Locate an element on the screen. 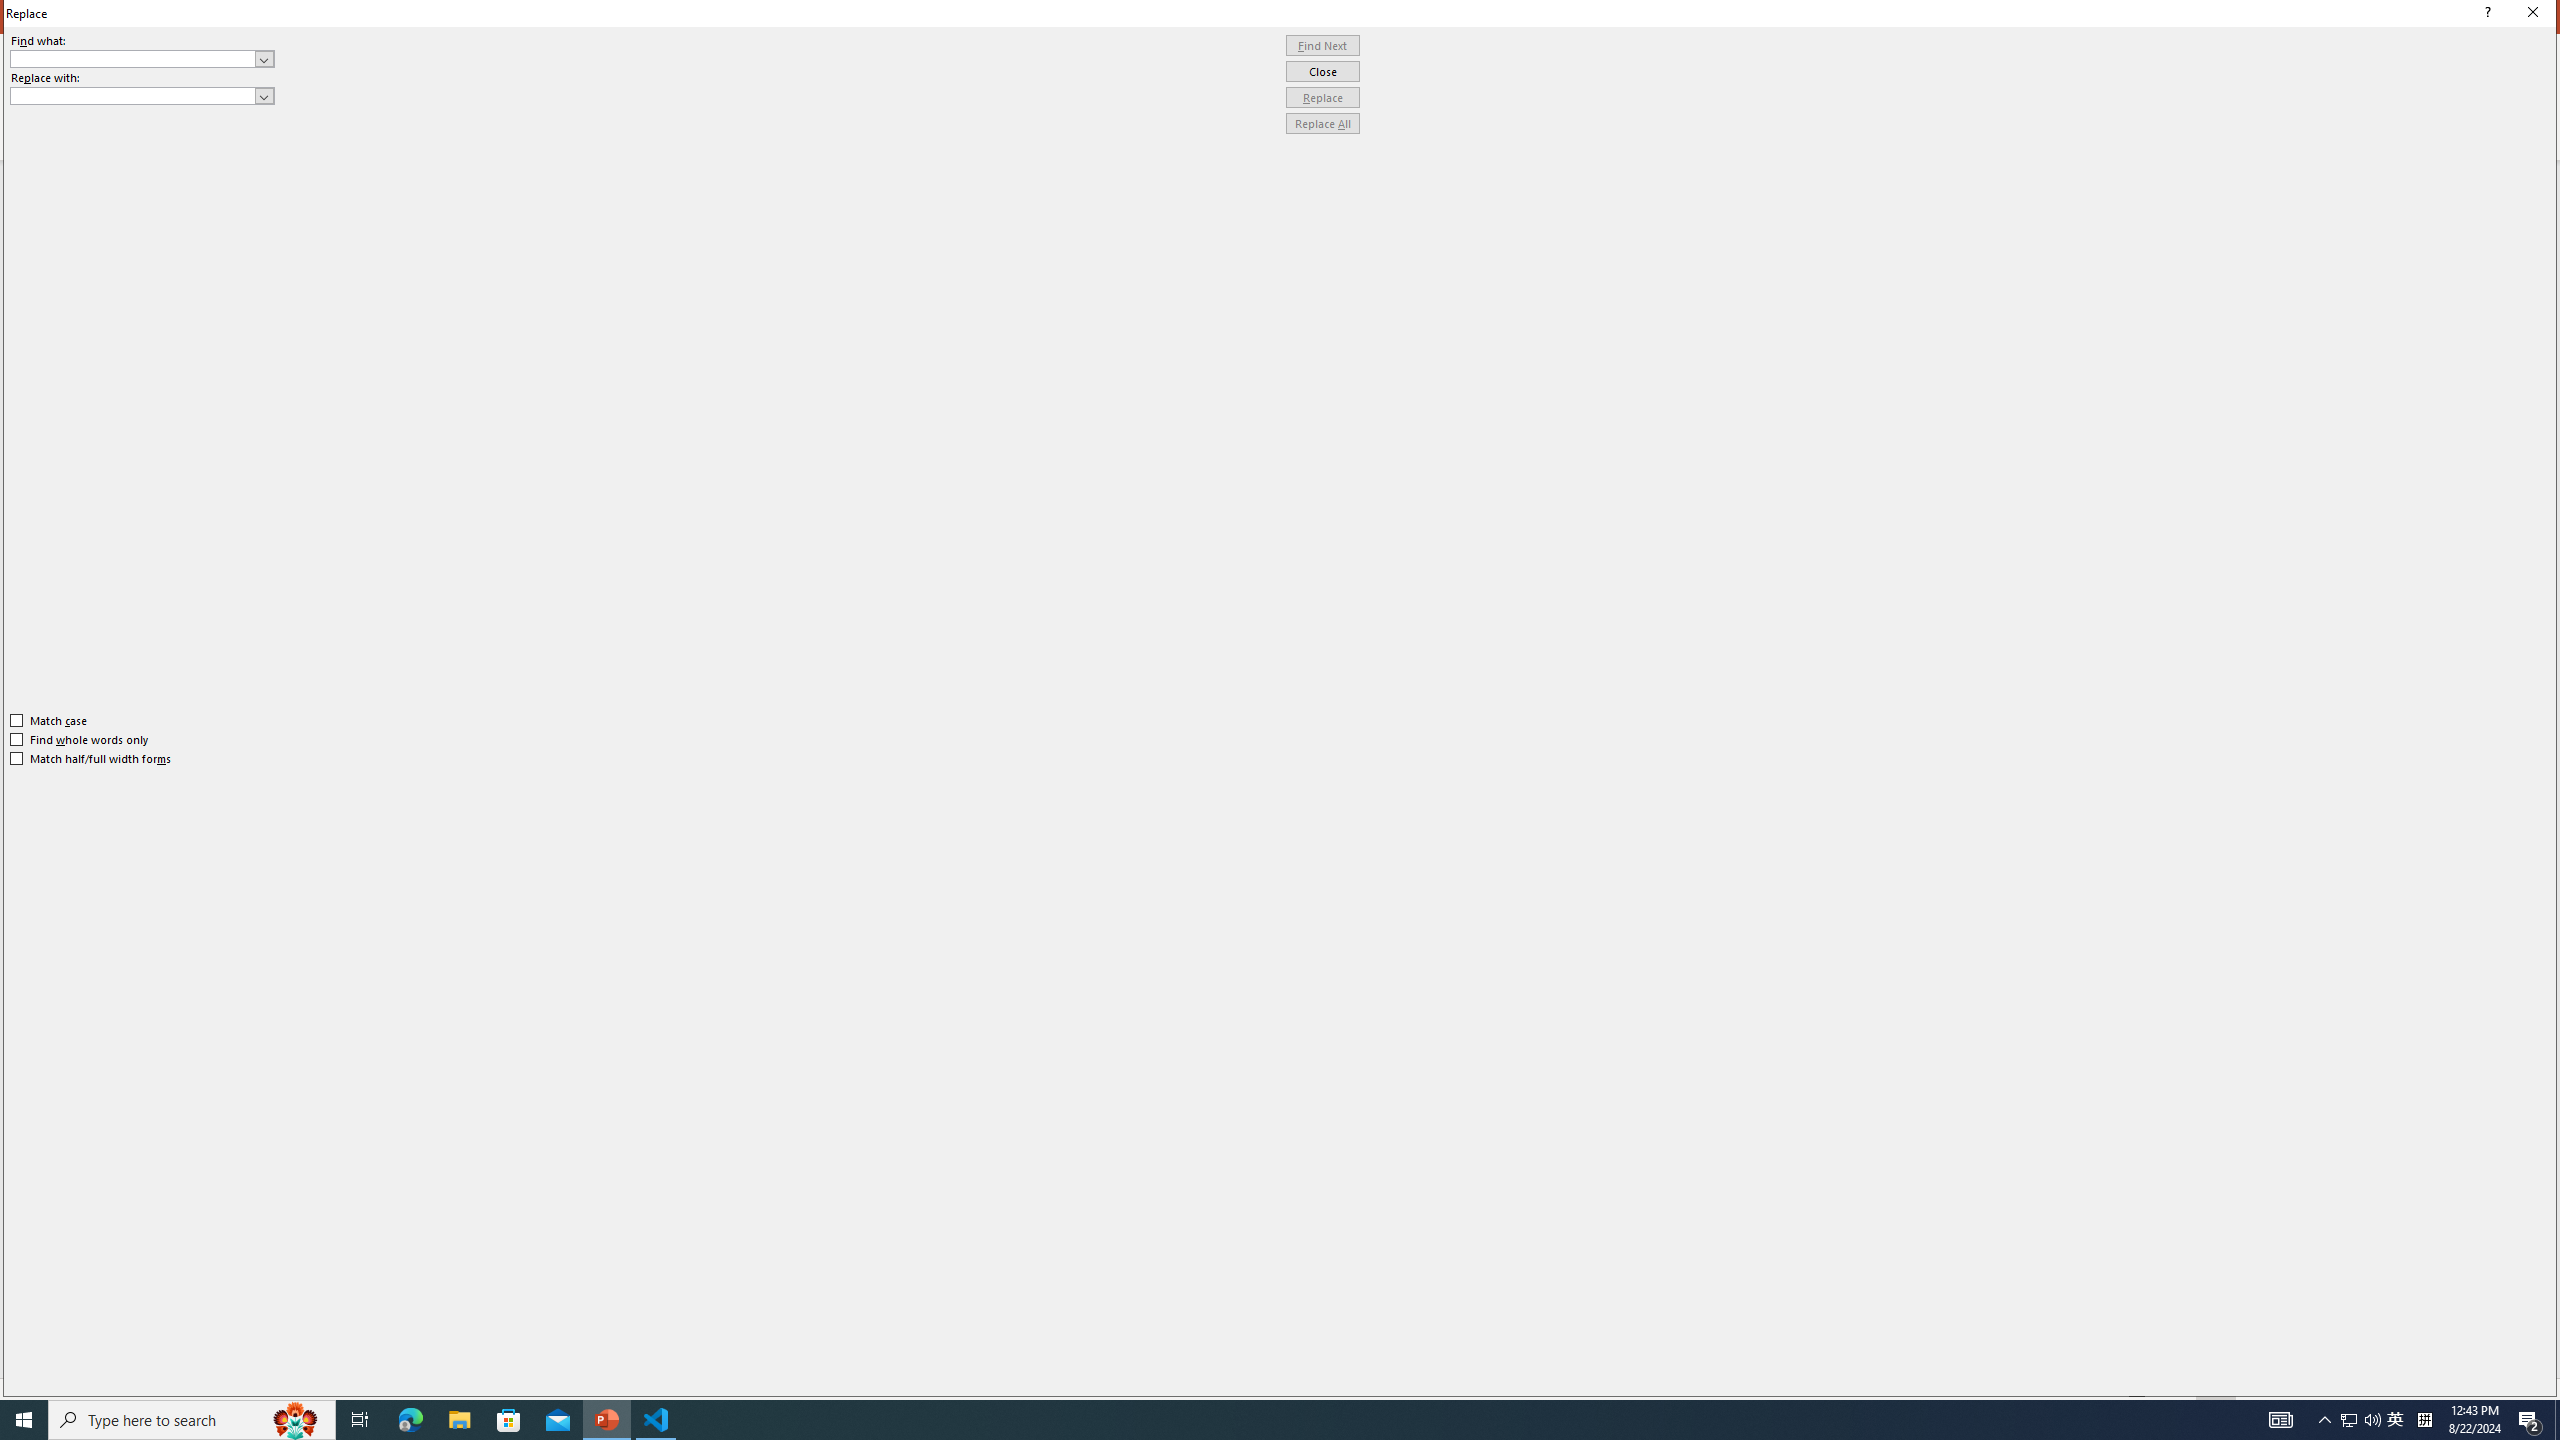  'Find Next' is located at coordinates (1322, 45).